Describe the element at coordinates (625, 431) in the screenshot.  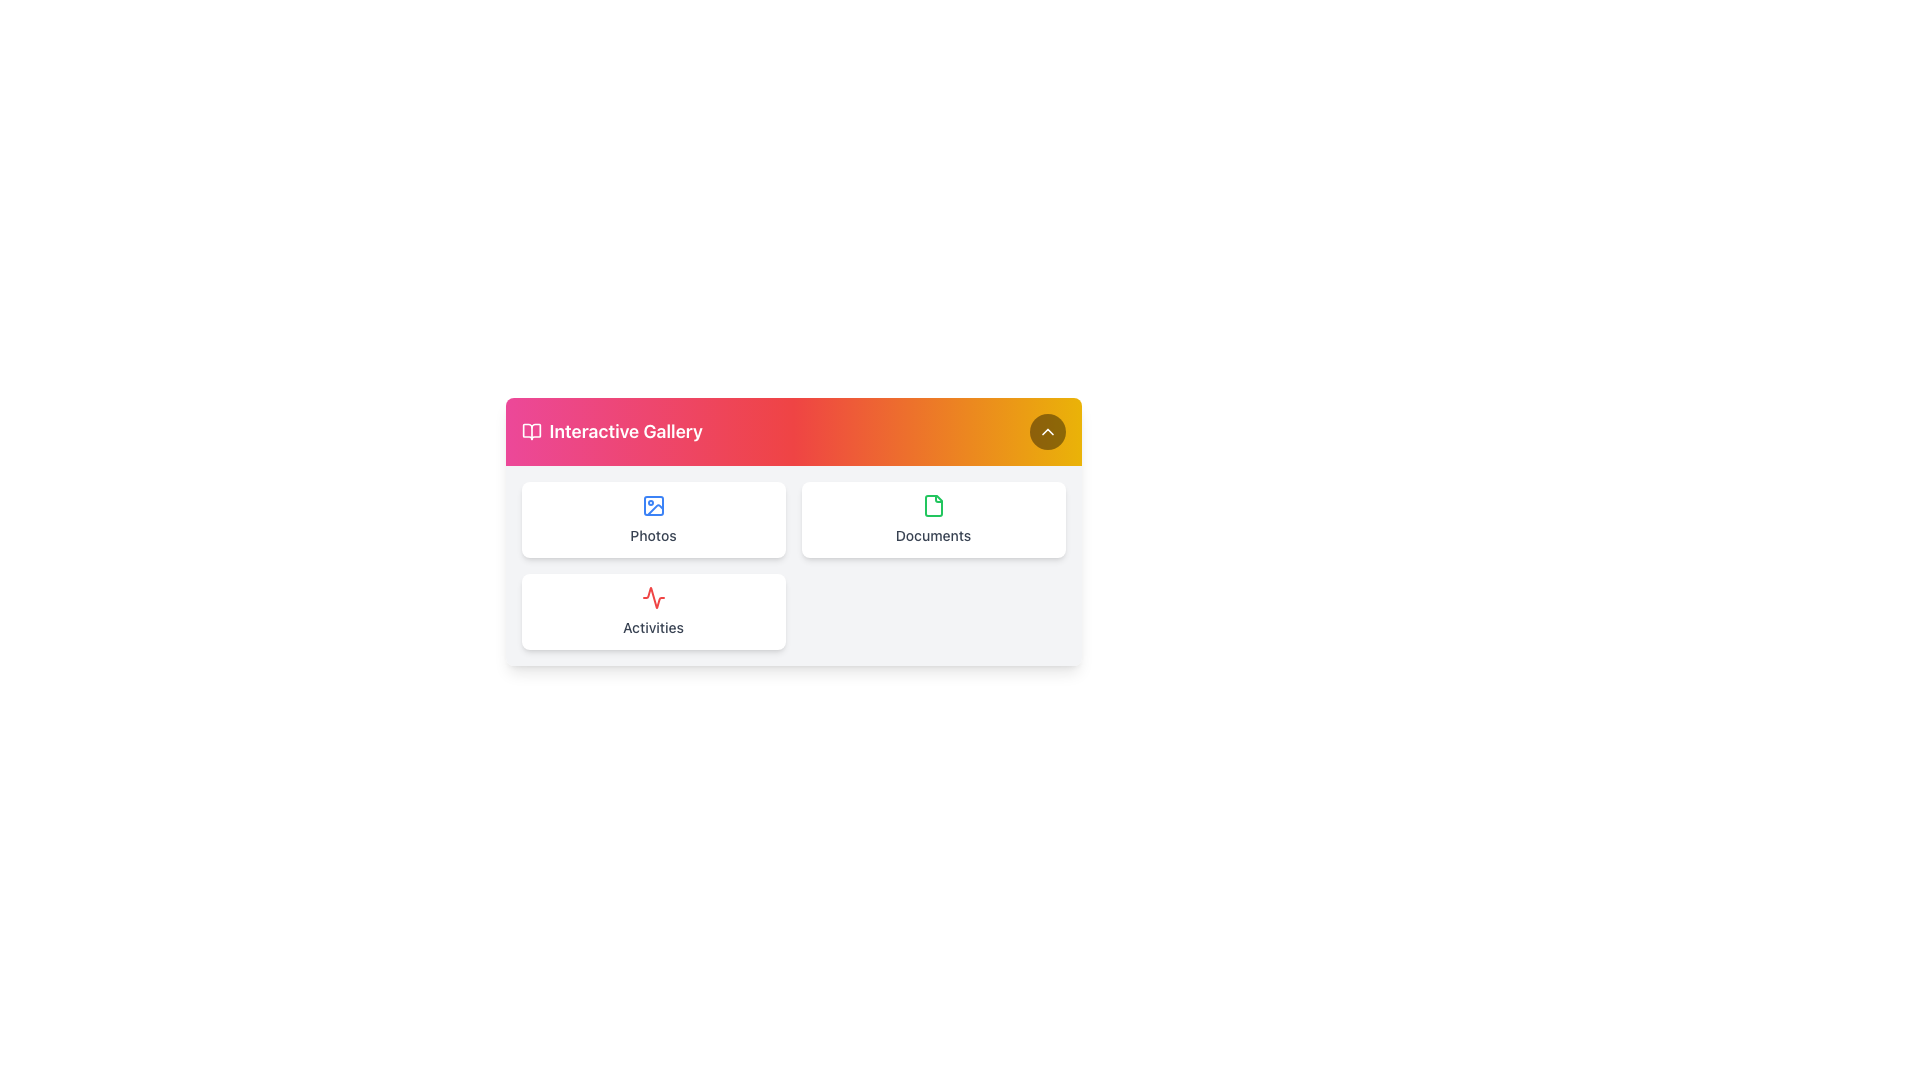
I see `the text label 'Interactive Gallery', which is centrally positioned in a horizontal bar with a gradient background` at that location.